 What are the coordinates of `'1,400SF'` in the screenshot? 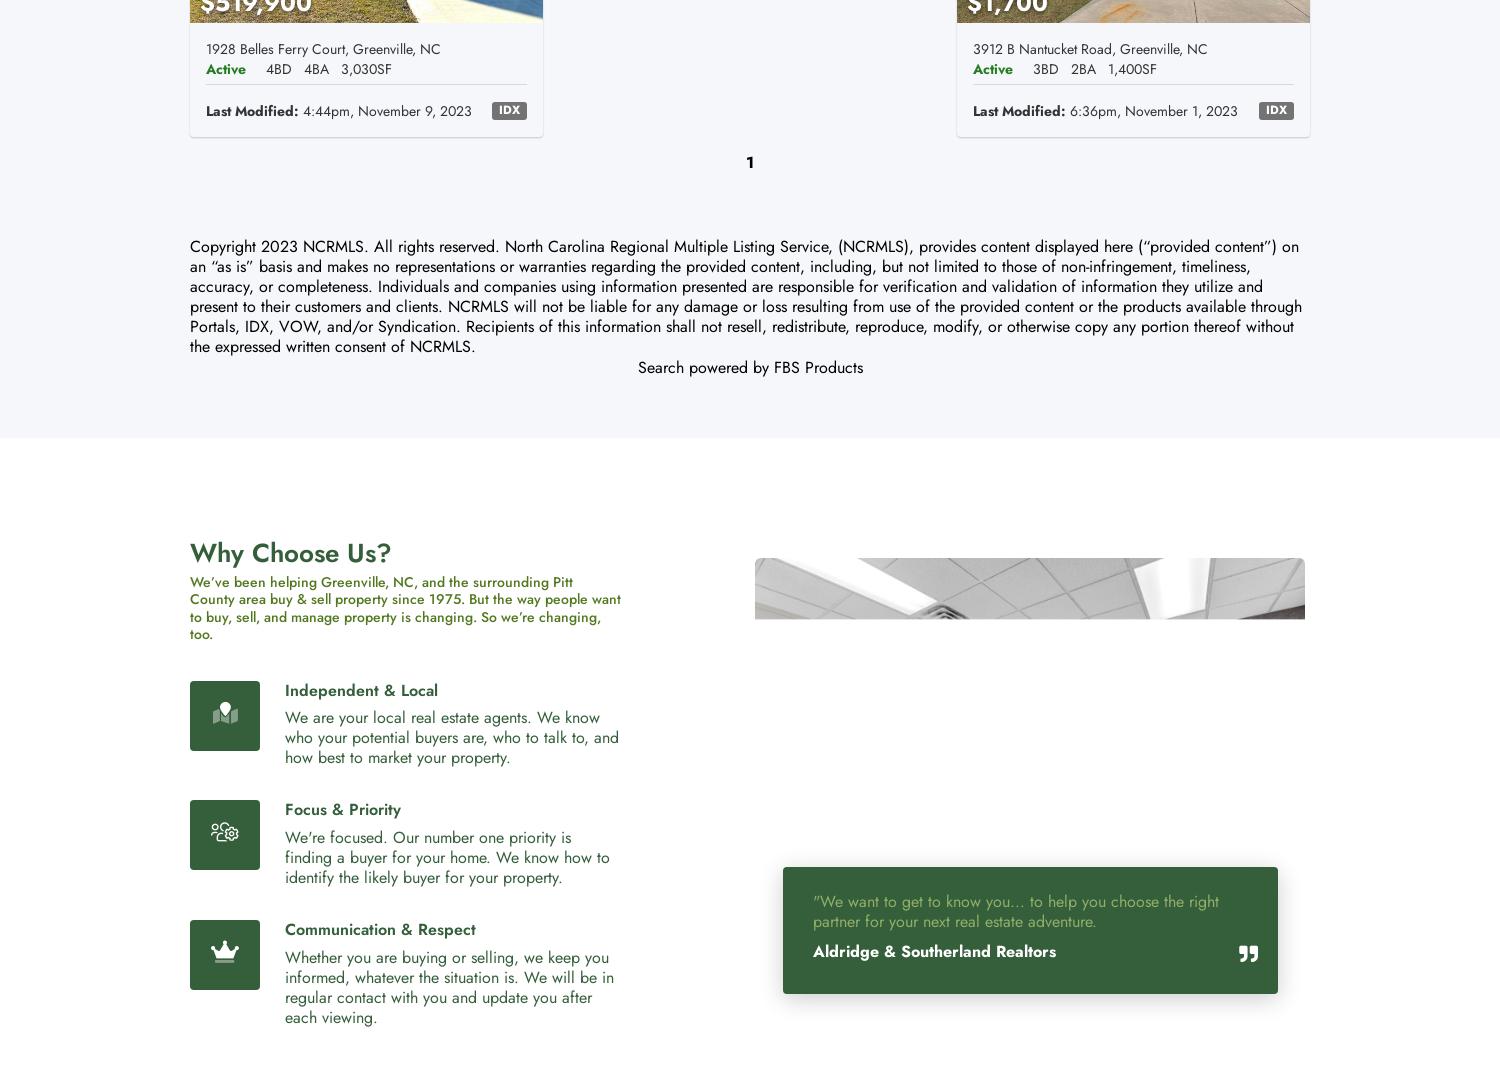 It's located at (1107, 66).